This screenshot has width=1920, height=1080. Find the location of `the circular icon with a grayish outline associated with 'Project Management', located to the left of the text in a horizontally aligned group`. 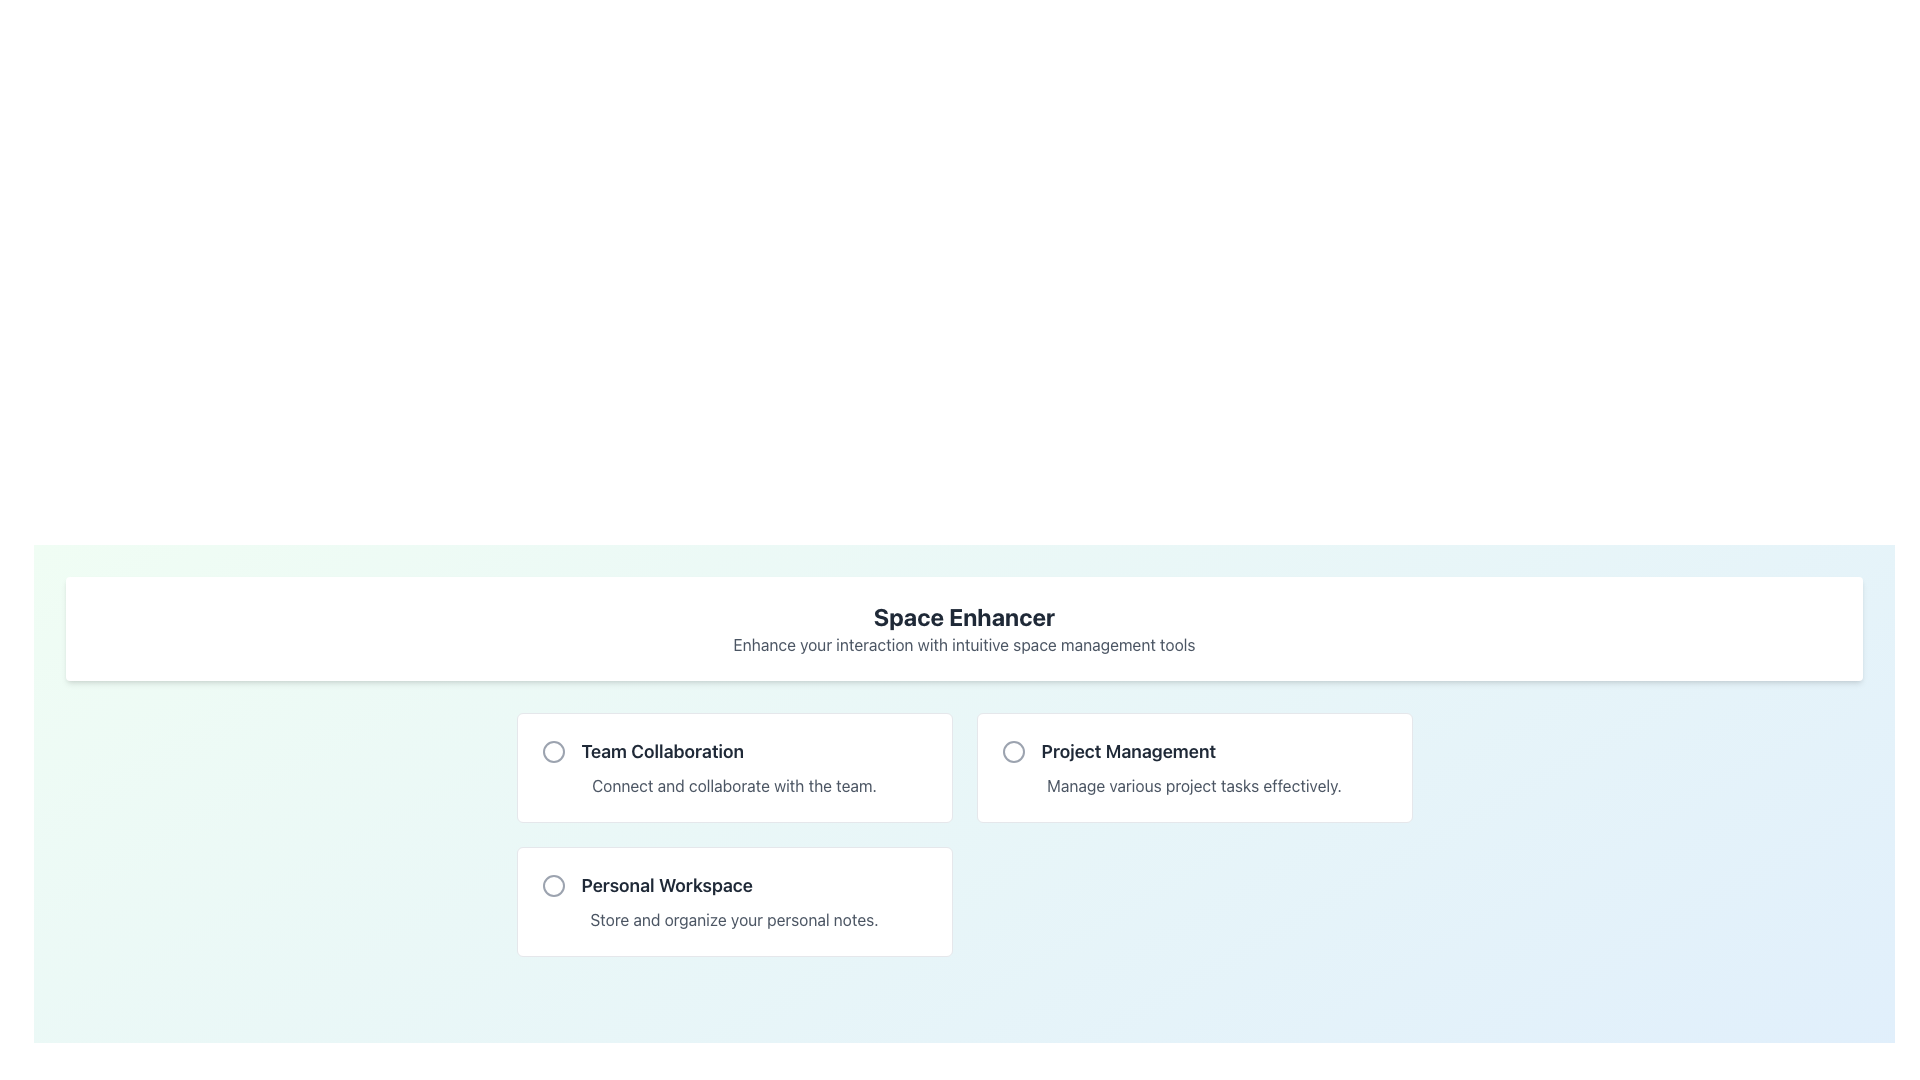

the circular icon with a grayish outline associated with 'Project Management', located to the left of the text in a horizontally aligned group is located at coordinates (1013, 752).